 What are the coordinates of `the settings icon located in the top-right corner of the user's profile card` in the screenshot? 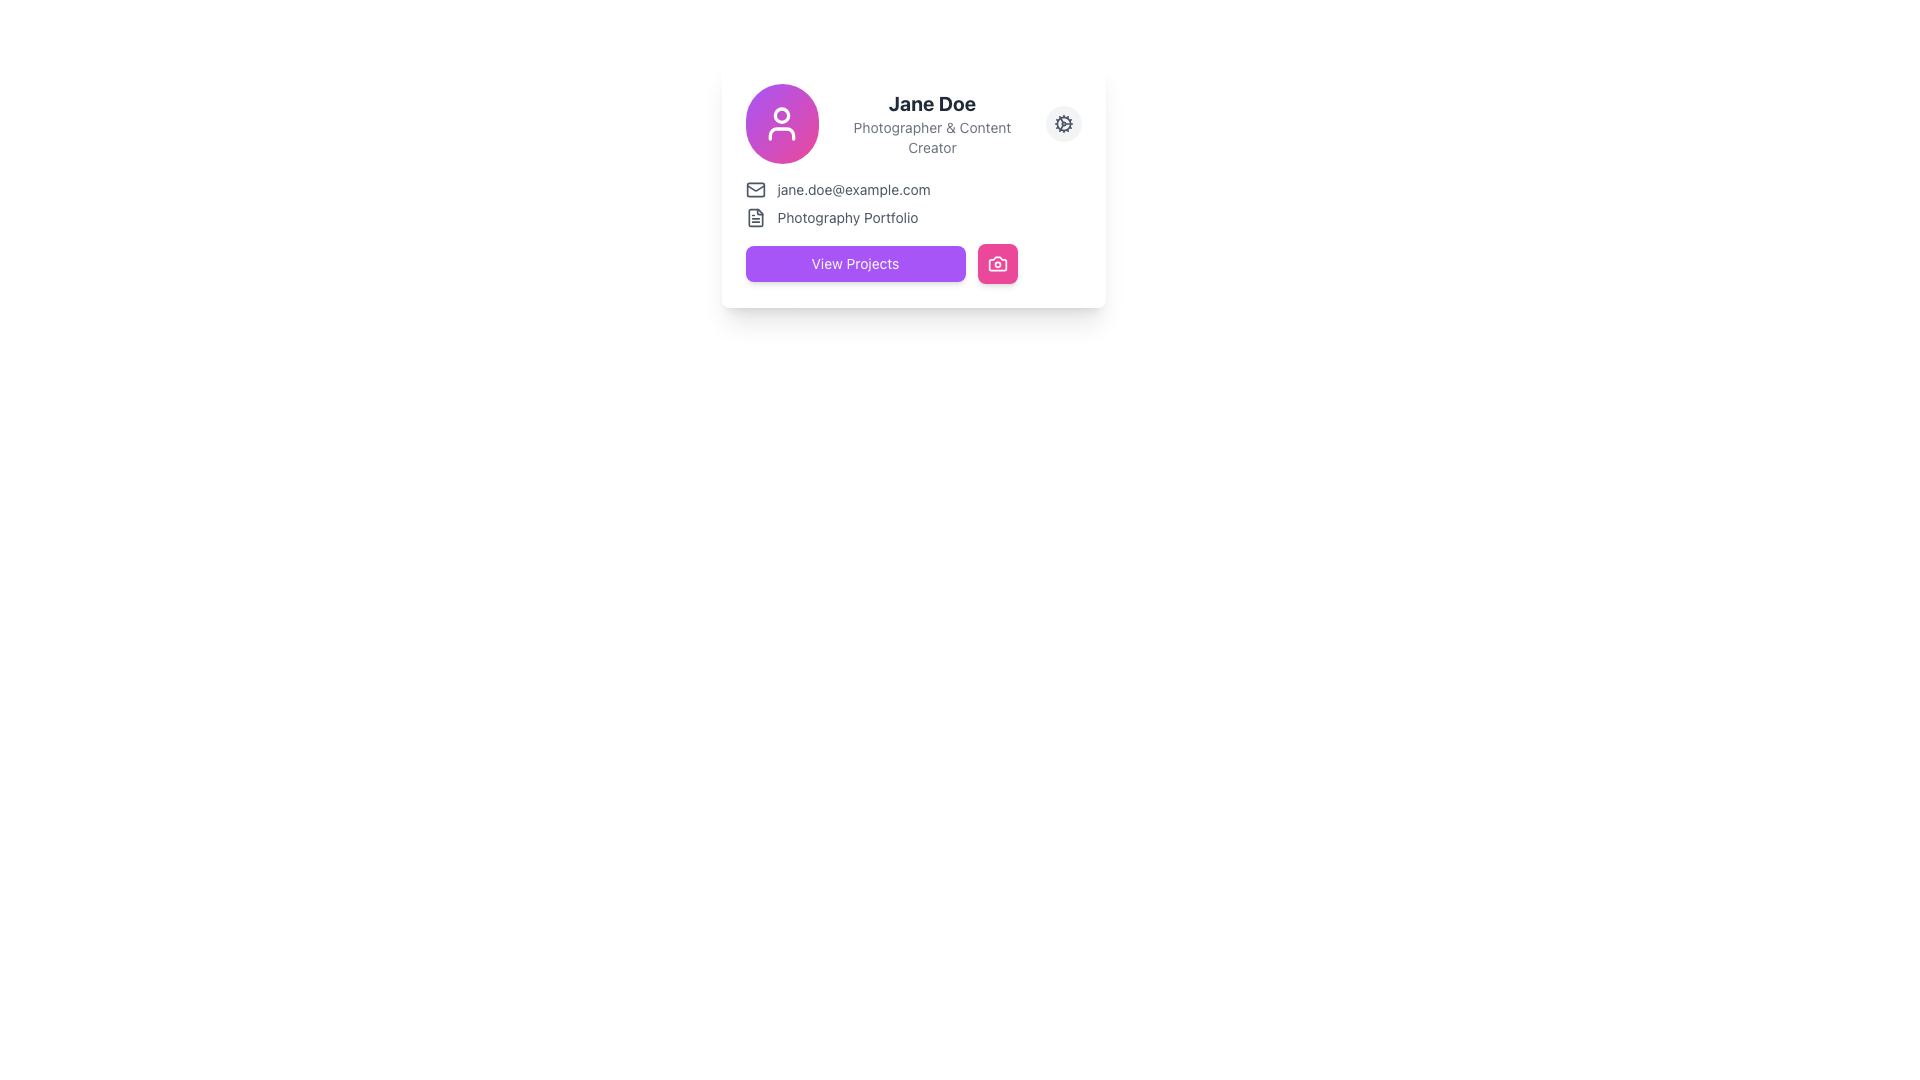 It's located at (1062, 123).